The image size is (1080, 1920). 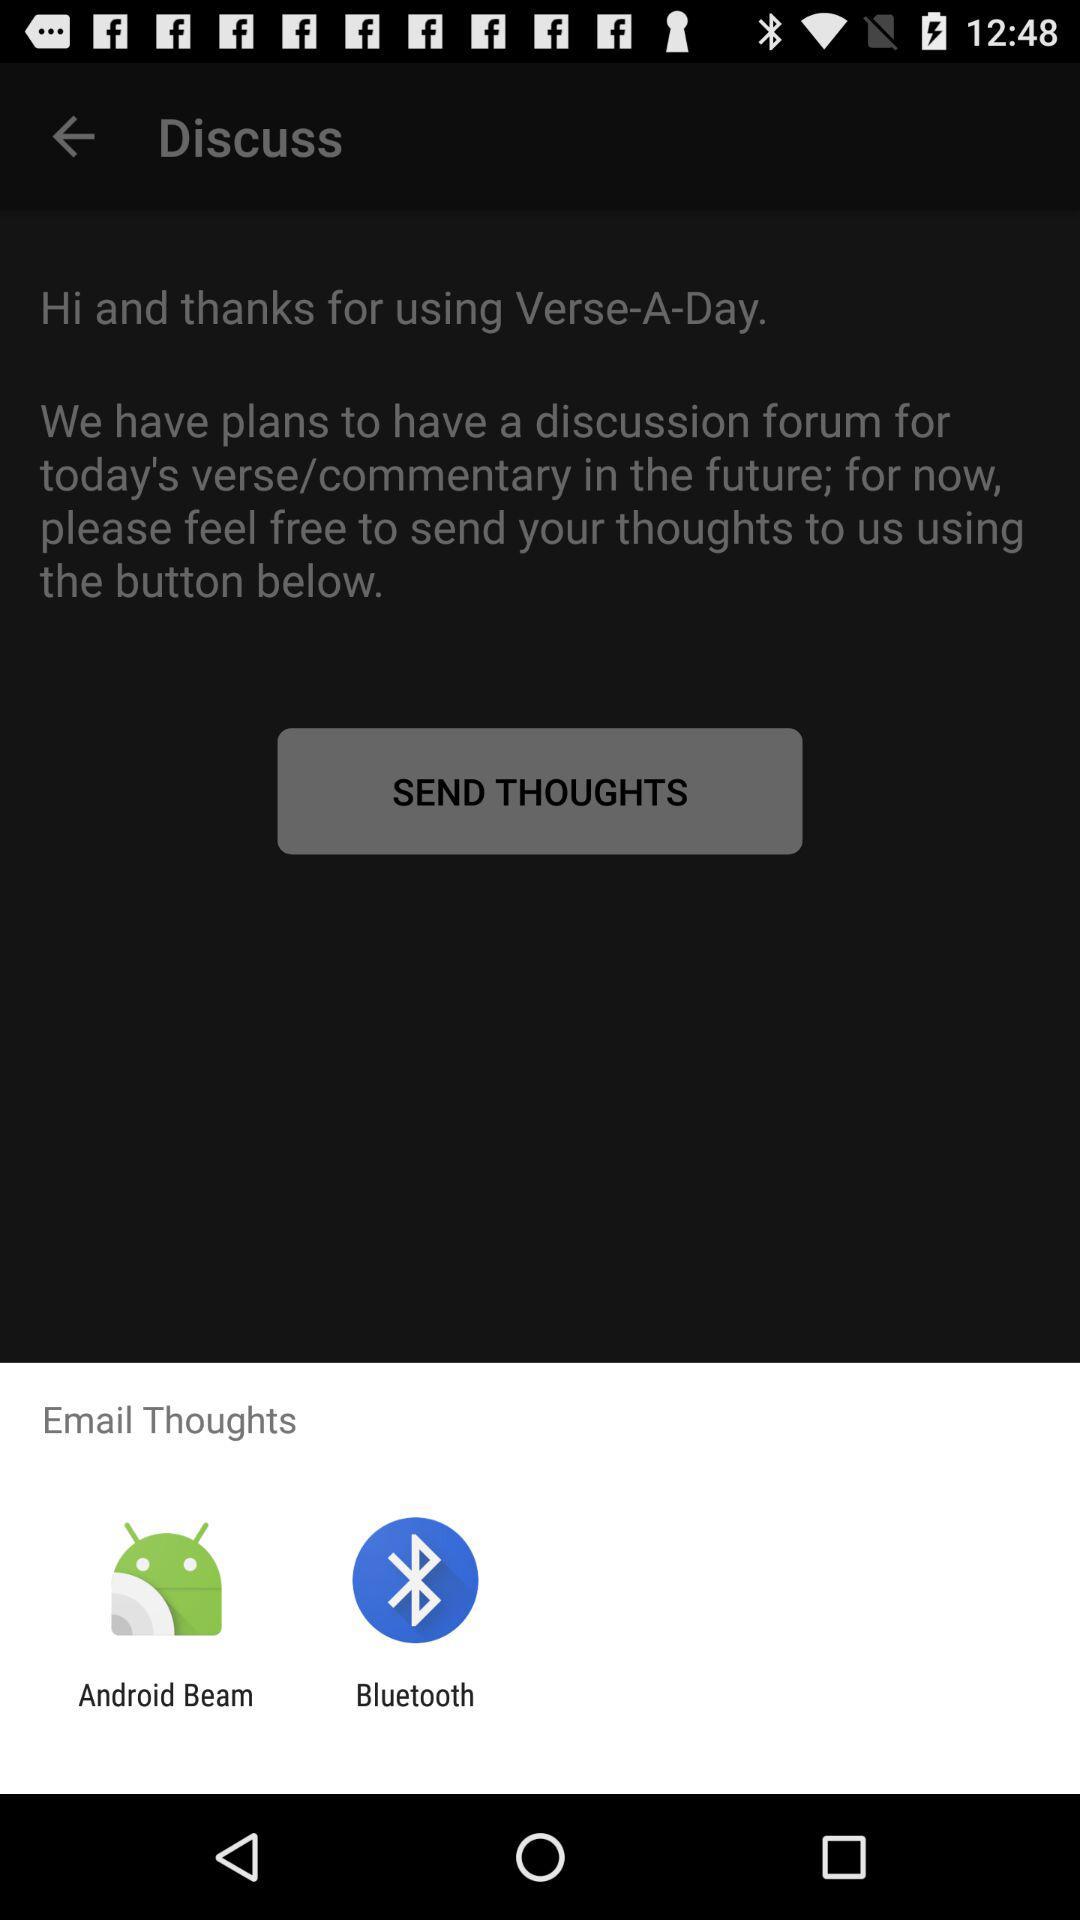 What do you see at coordinates (165, 1711) in the screenshot?
I see `the android beam app` at bounding box center [165, 1711].